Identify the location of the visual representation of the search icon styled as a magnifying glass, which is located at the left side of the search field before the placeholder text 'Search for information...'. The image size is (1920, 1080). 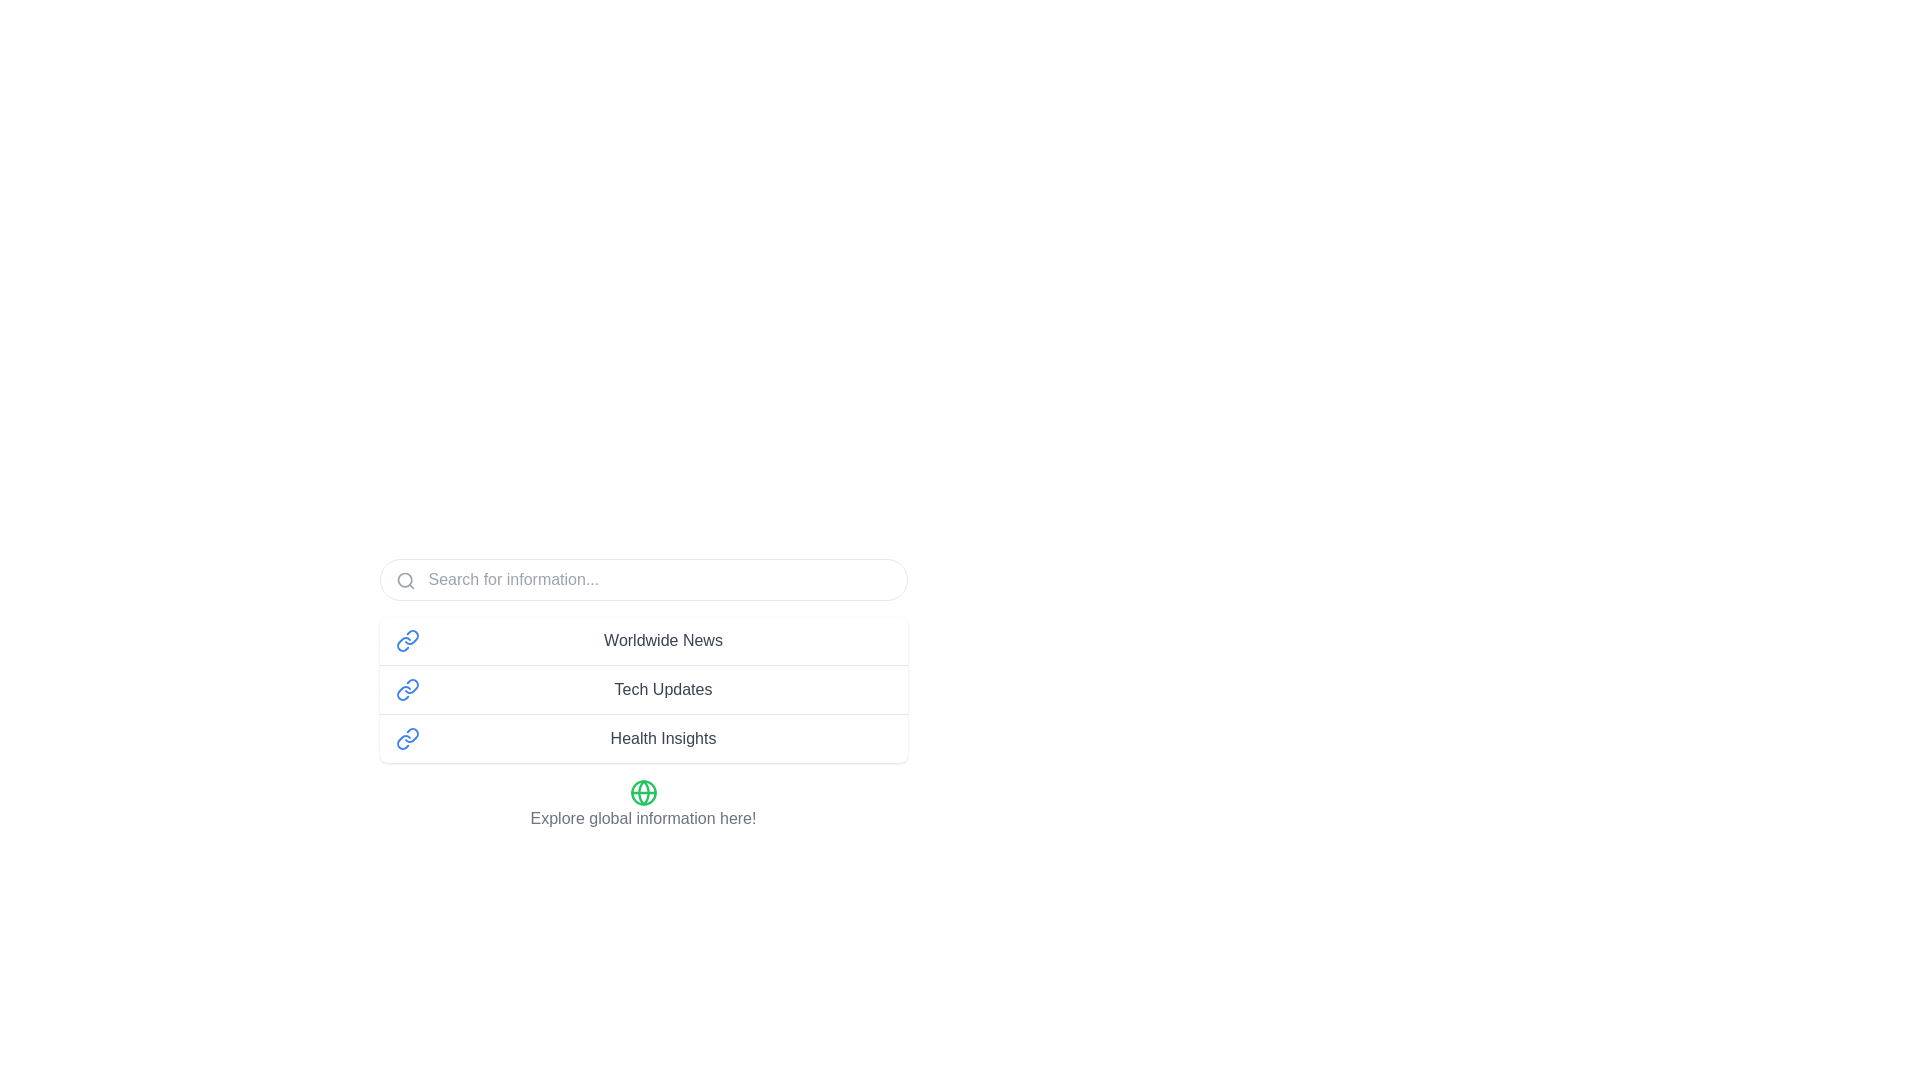
(404, 581).